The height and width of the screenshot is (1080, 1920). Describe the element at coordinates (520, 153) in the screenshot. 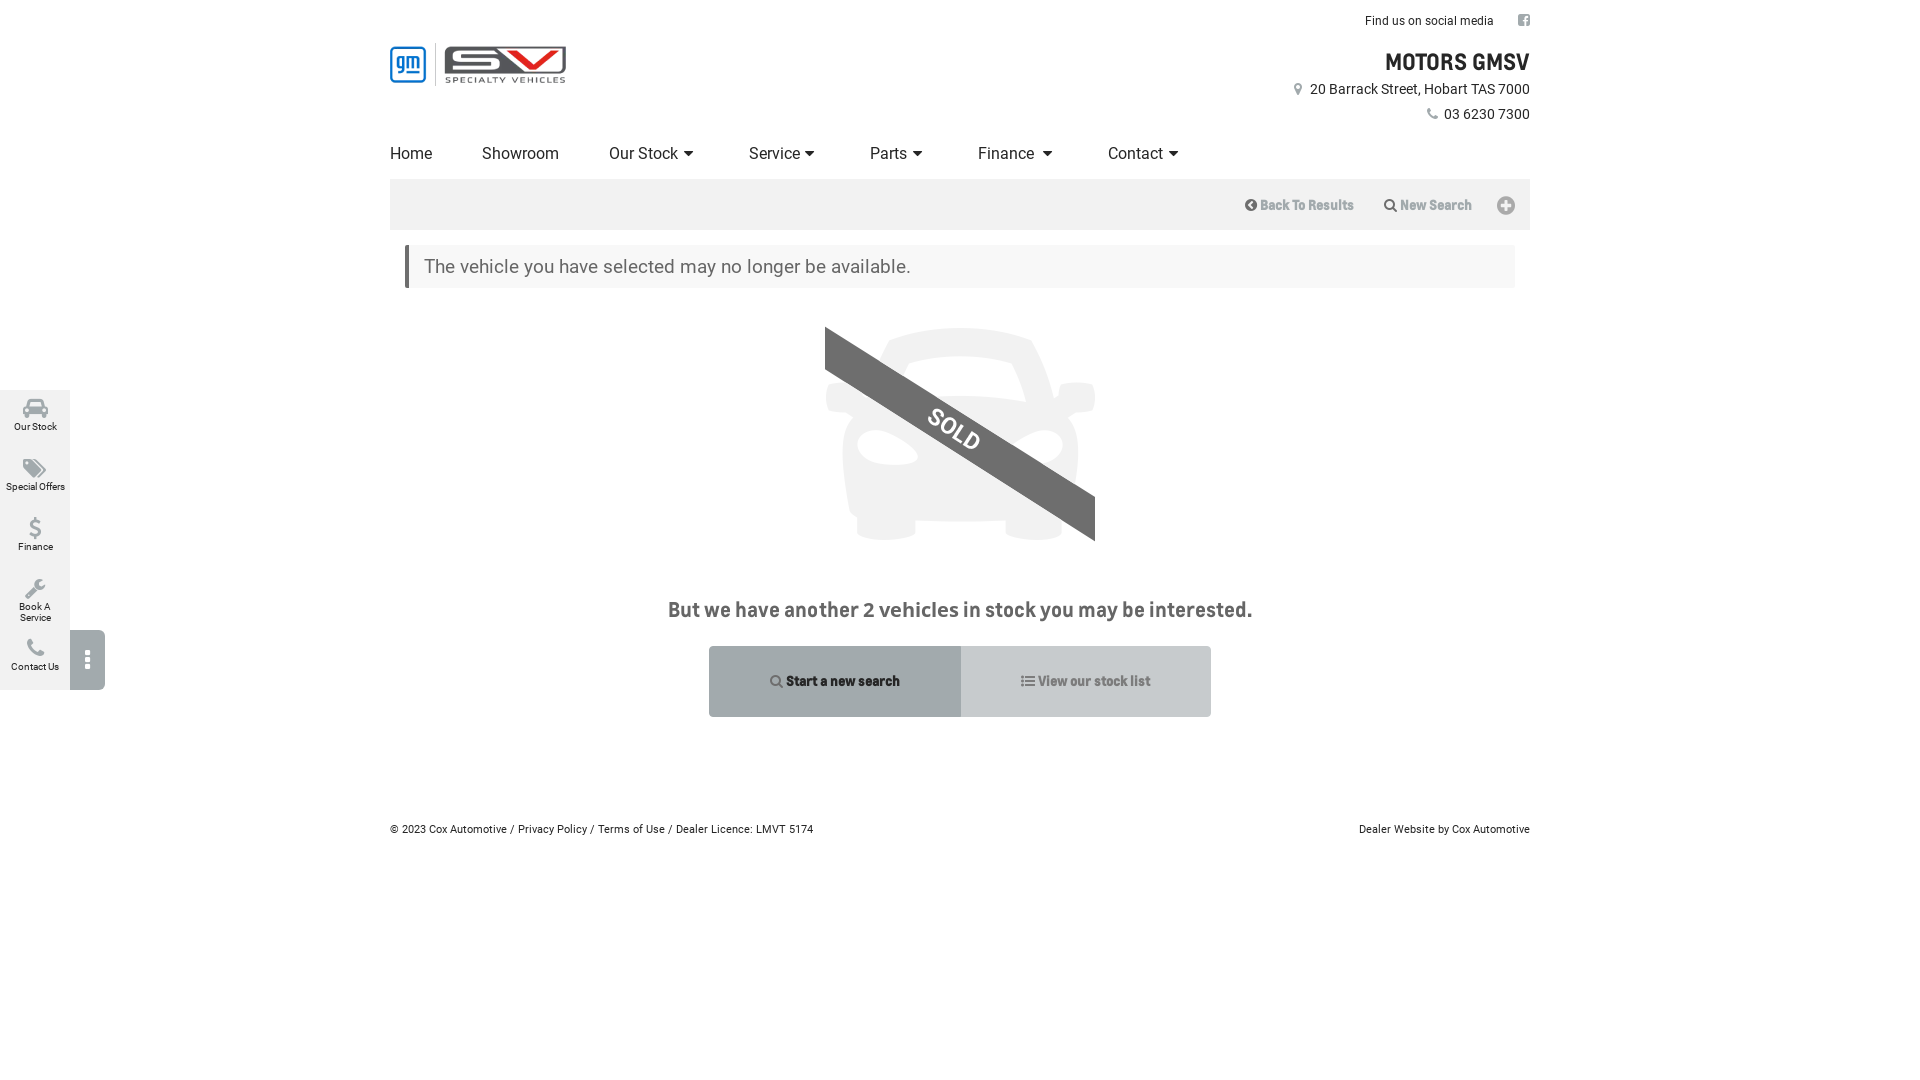

I see `'Showroom'` at that location.